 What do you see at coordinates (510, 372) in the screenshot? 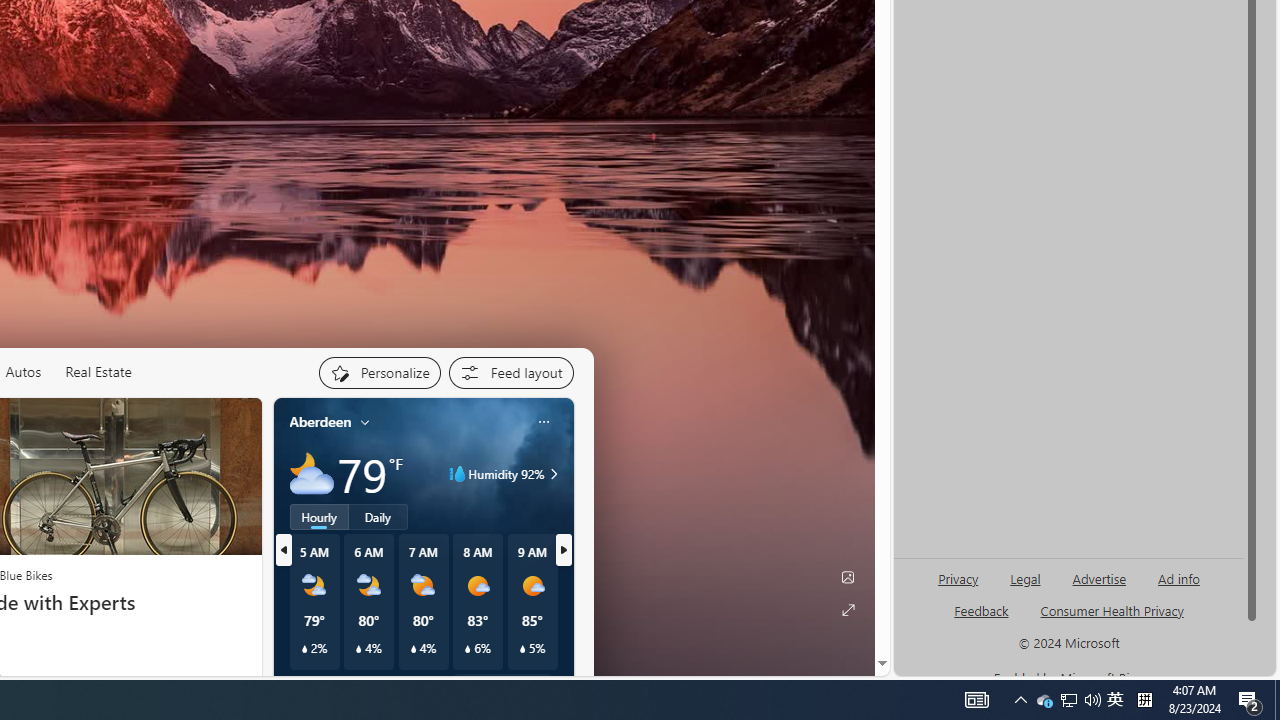
I see `'Feed settings'` at bounding box center [510, 372].